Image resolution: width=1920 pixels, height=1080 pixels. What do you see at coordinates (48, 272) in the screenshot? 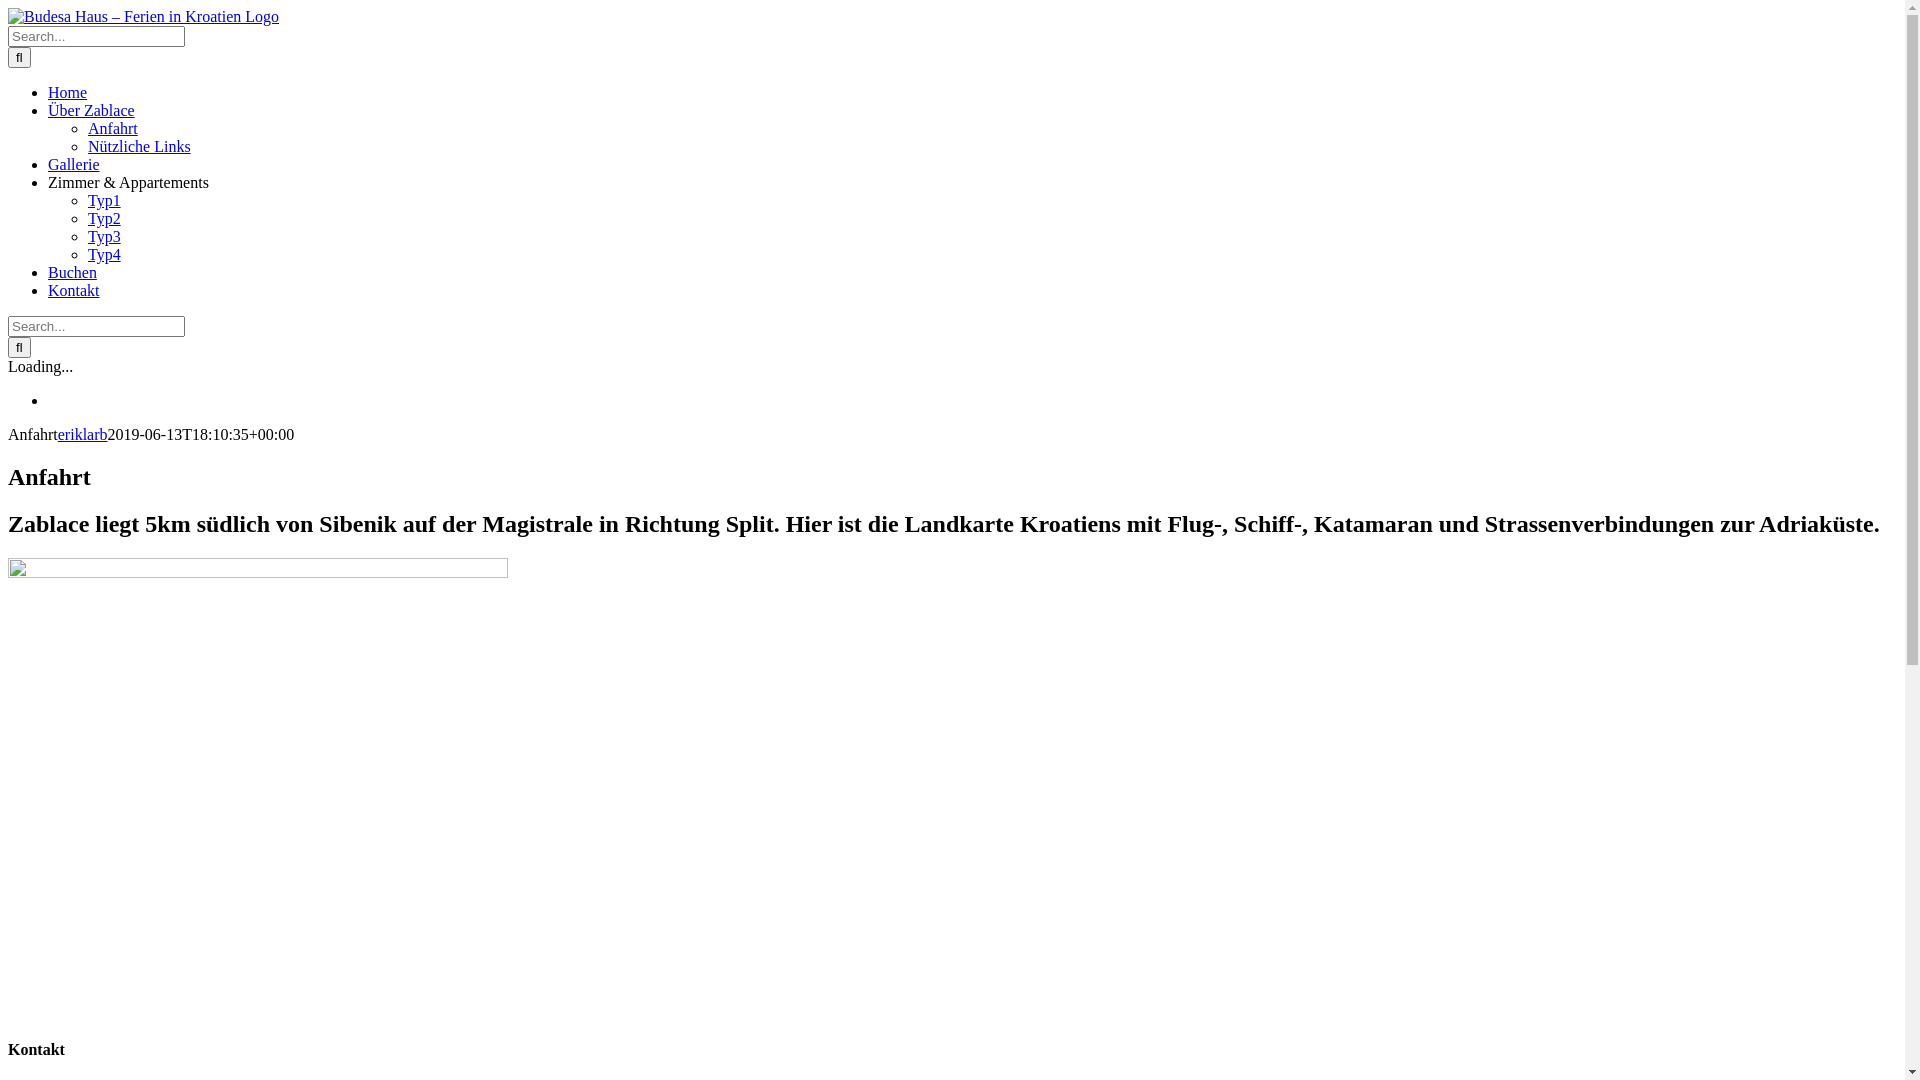
I see `'Buchen'` at bounding box center [48, 272].